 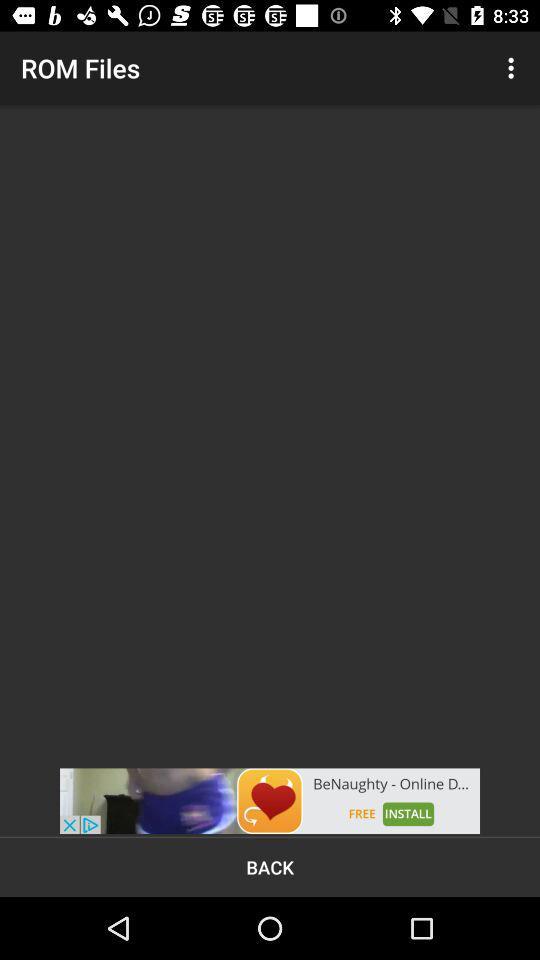 I want to click on advertisement option, so click(x=270, y=801).